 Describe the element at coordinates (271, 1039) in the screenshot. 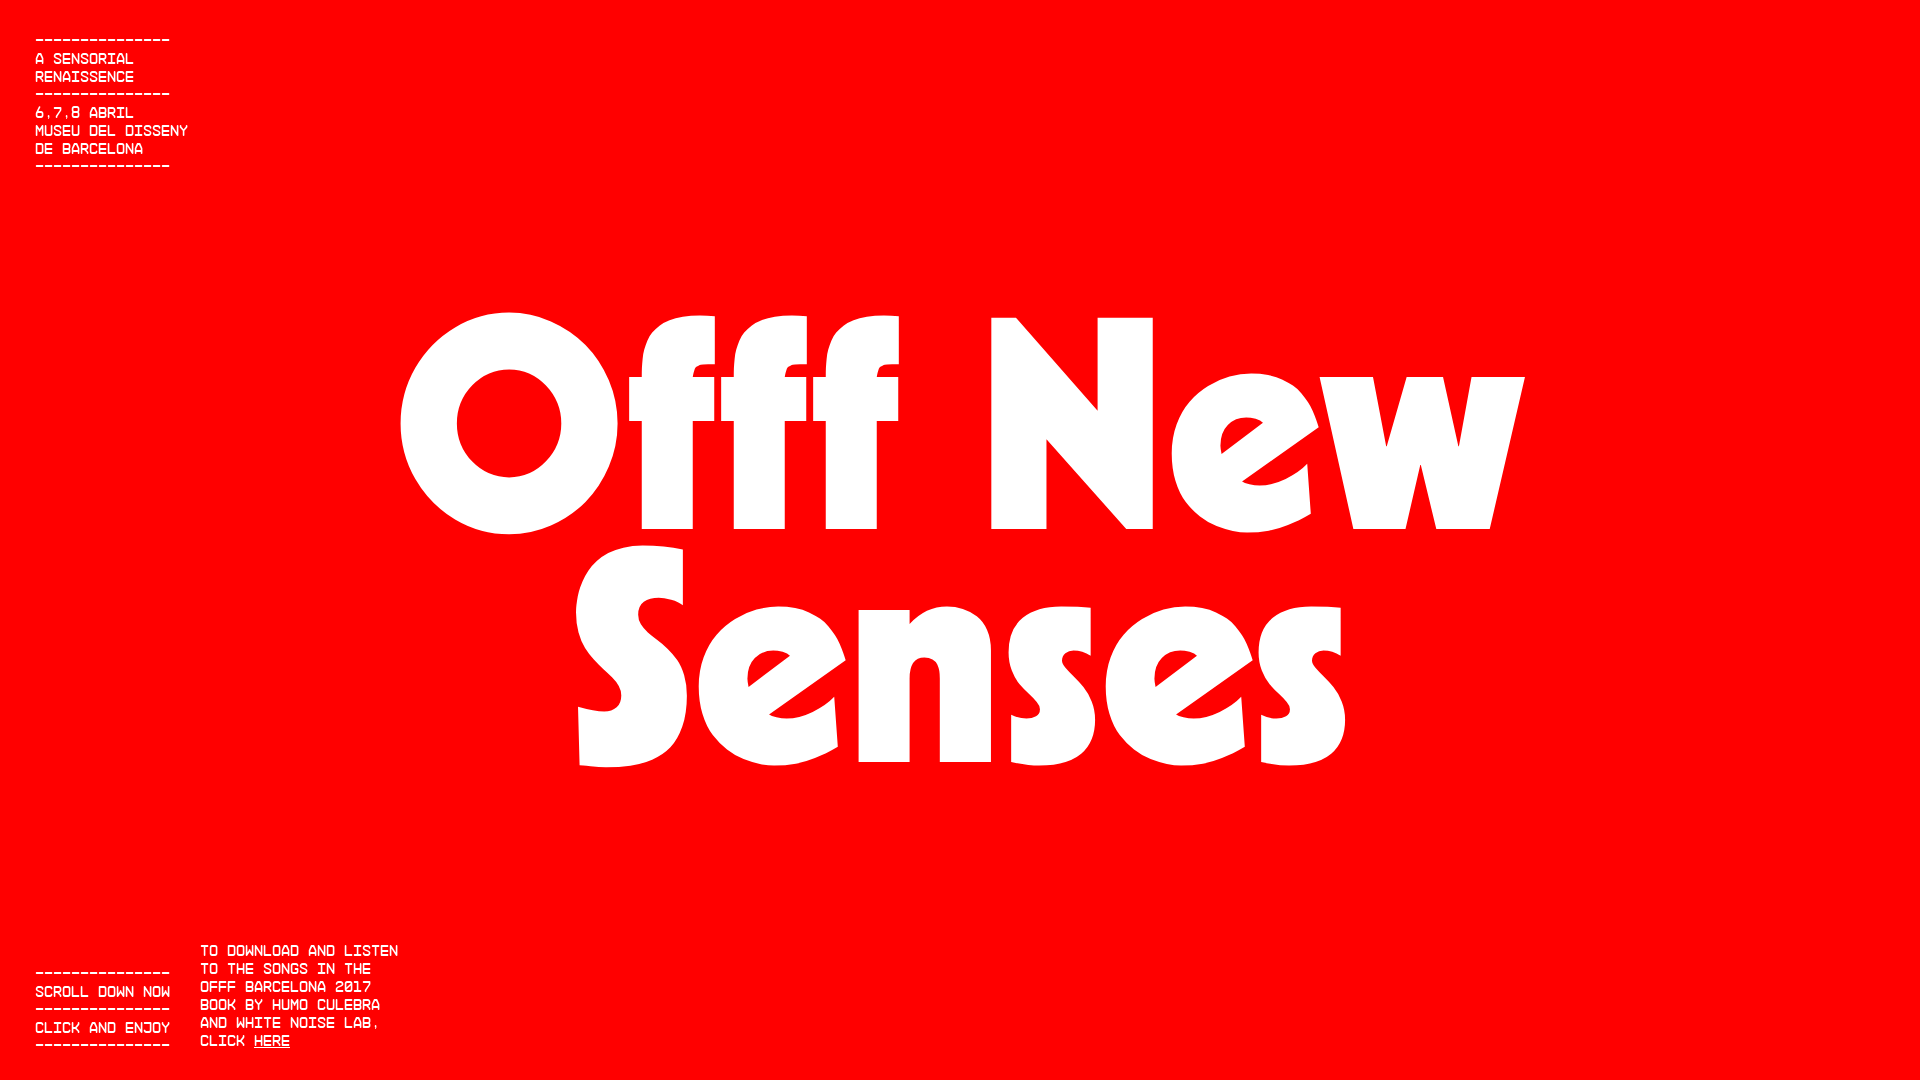

I see `'here'` at that location.